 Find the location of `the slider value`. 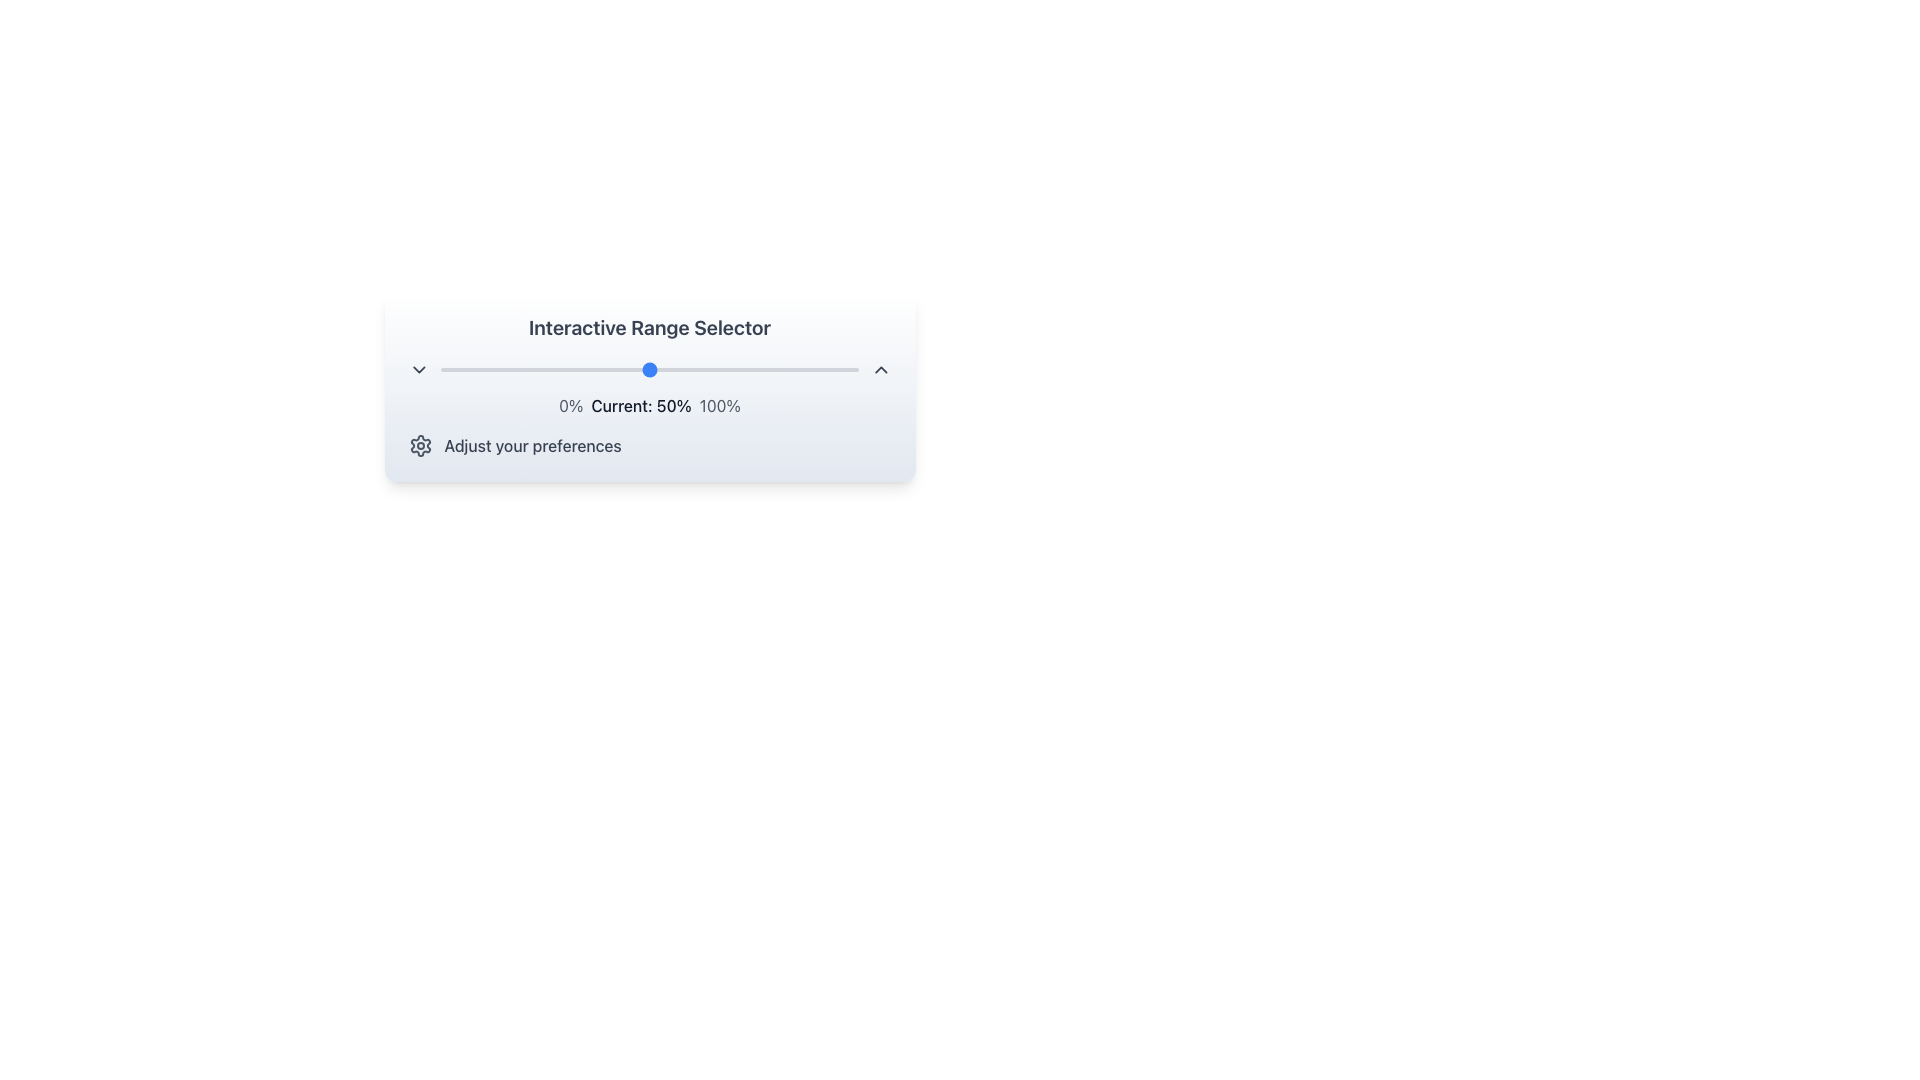

the slider value is located at coordinates (704, 370).